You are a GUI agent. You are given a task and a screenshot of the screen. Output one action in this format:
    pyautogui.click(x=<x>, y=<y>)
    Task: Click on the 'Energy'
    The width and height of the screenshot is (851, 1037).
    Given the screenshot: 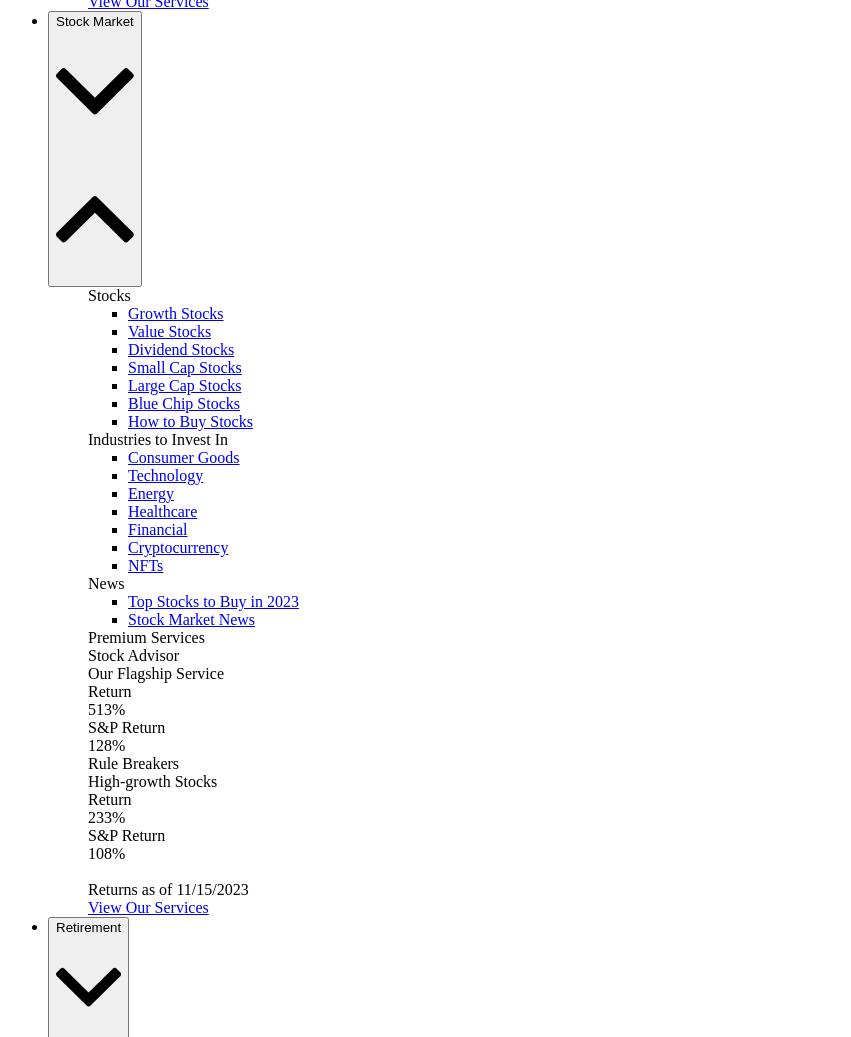 What is the action you would take?
    pyautogui.click(x=150, y=492)
    